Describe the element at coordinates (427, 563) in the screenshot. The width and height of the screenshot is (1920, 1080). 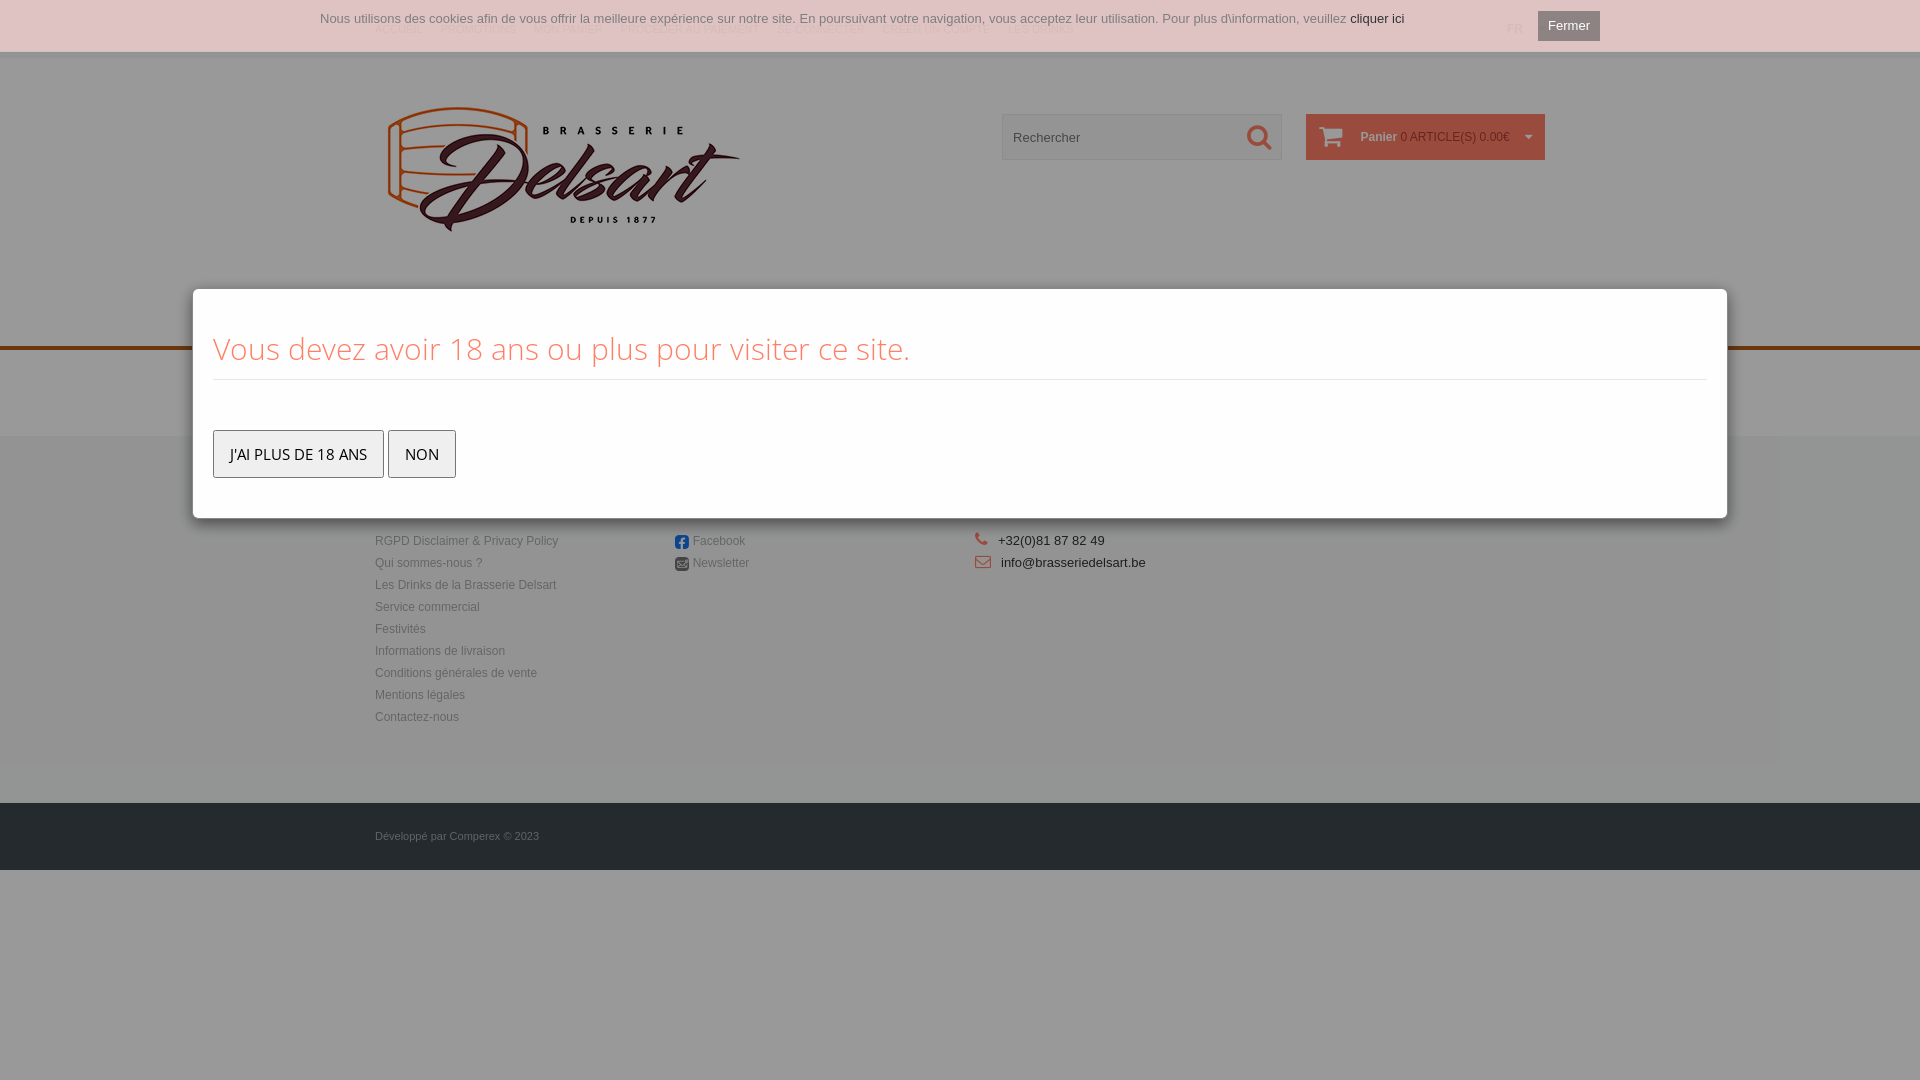
I see `'Qui sommes-nous ?'` at that location.